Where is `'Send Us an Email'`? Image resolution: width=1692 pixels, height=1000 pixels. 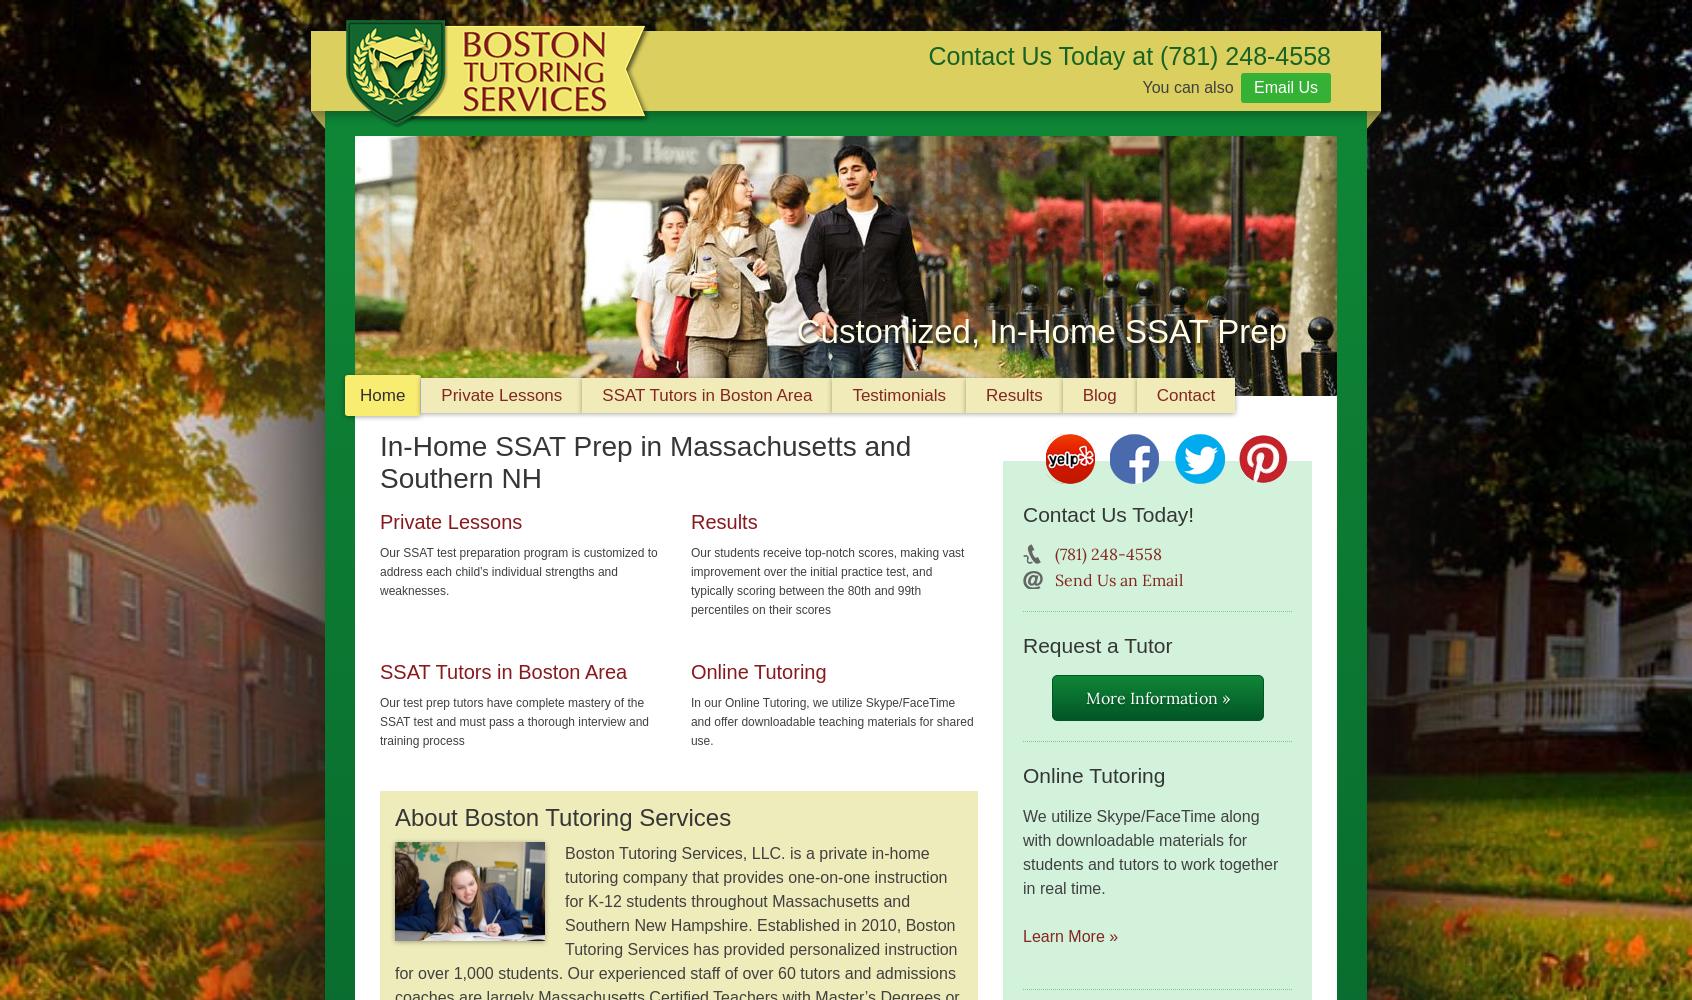
'Send Us an Email' is located at coordinates (1118, 579).